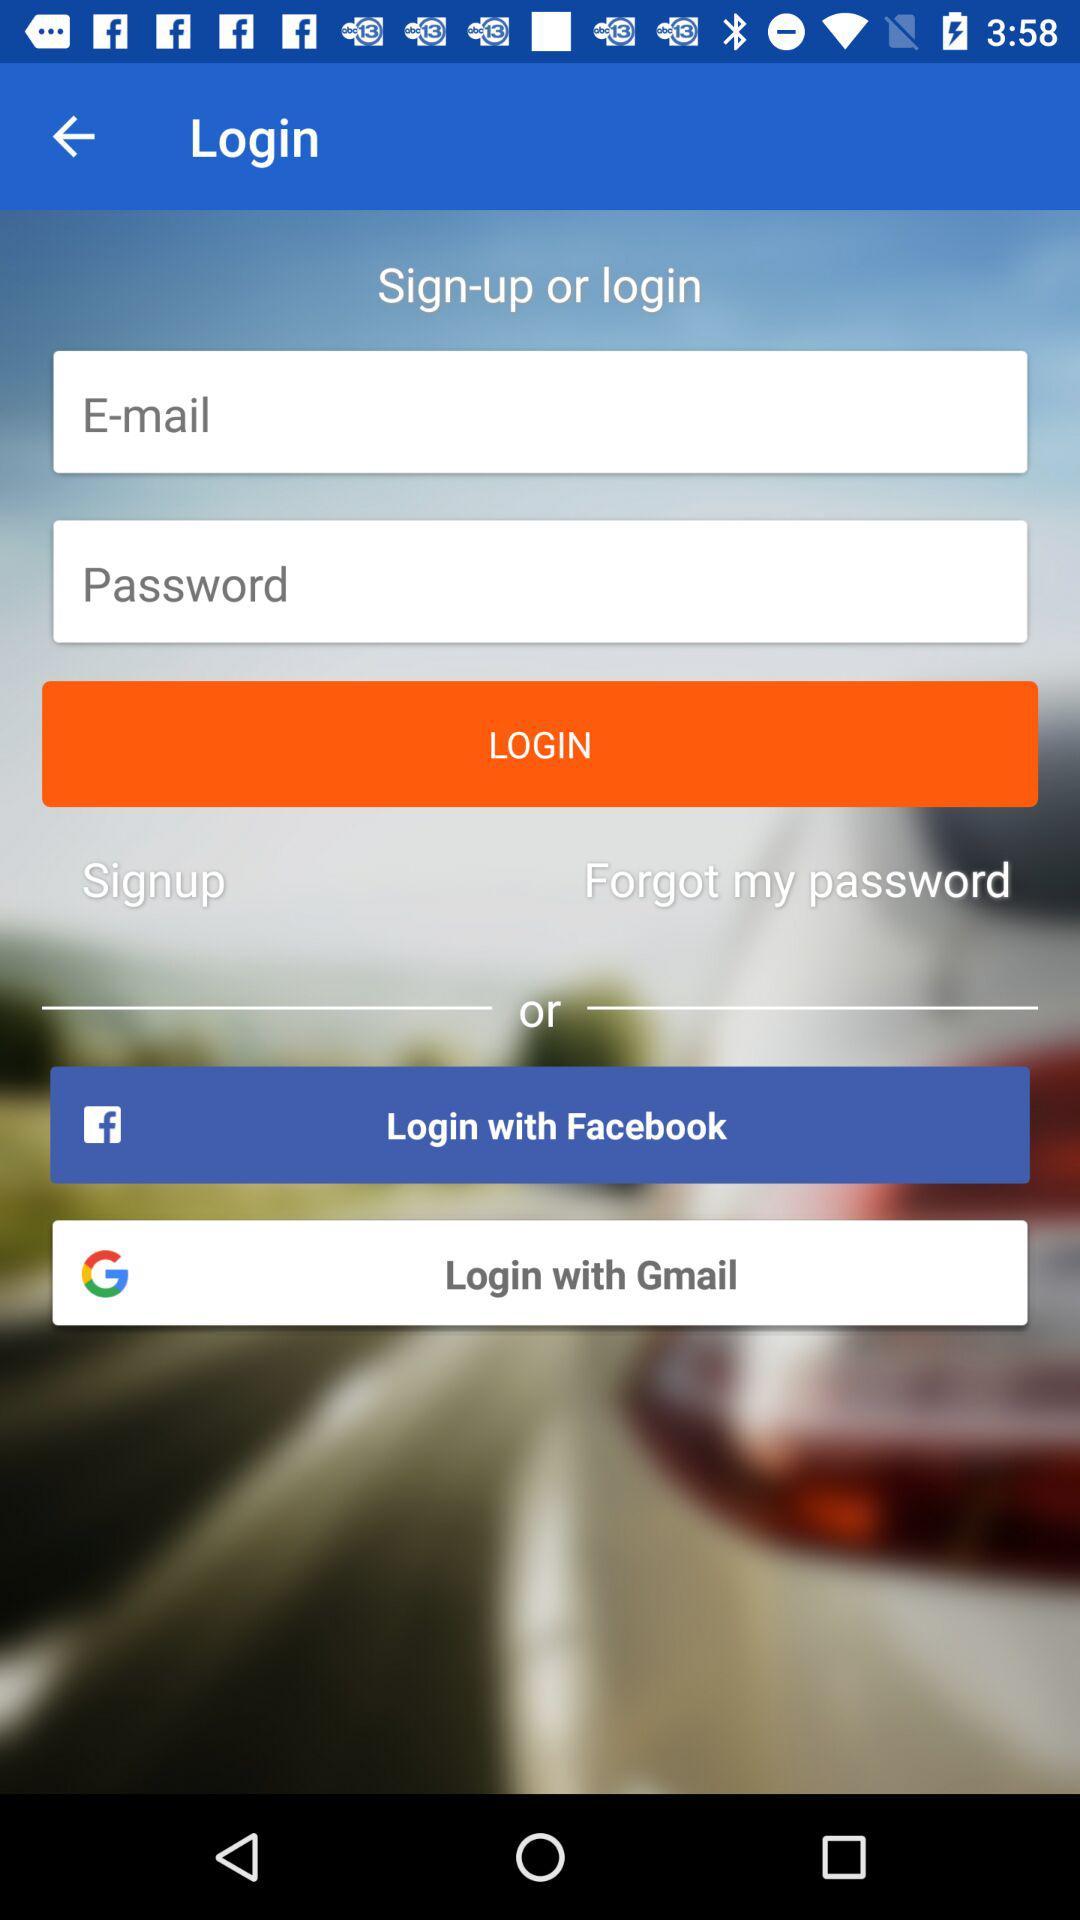 The image size is (1080, 1920). What do you see at coordinates (796, 878) in the screenshot?
I see `icon below login` at bounding box center [796, 878].